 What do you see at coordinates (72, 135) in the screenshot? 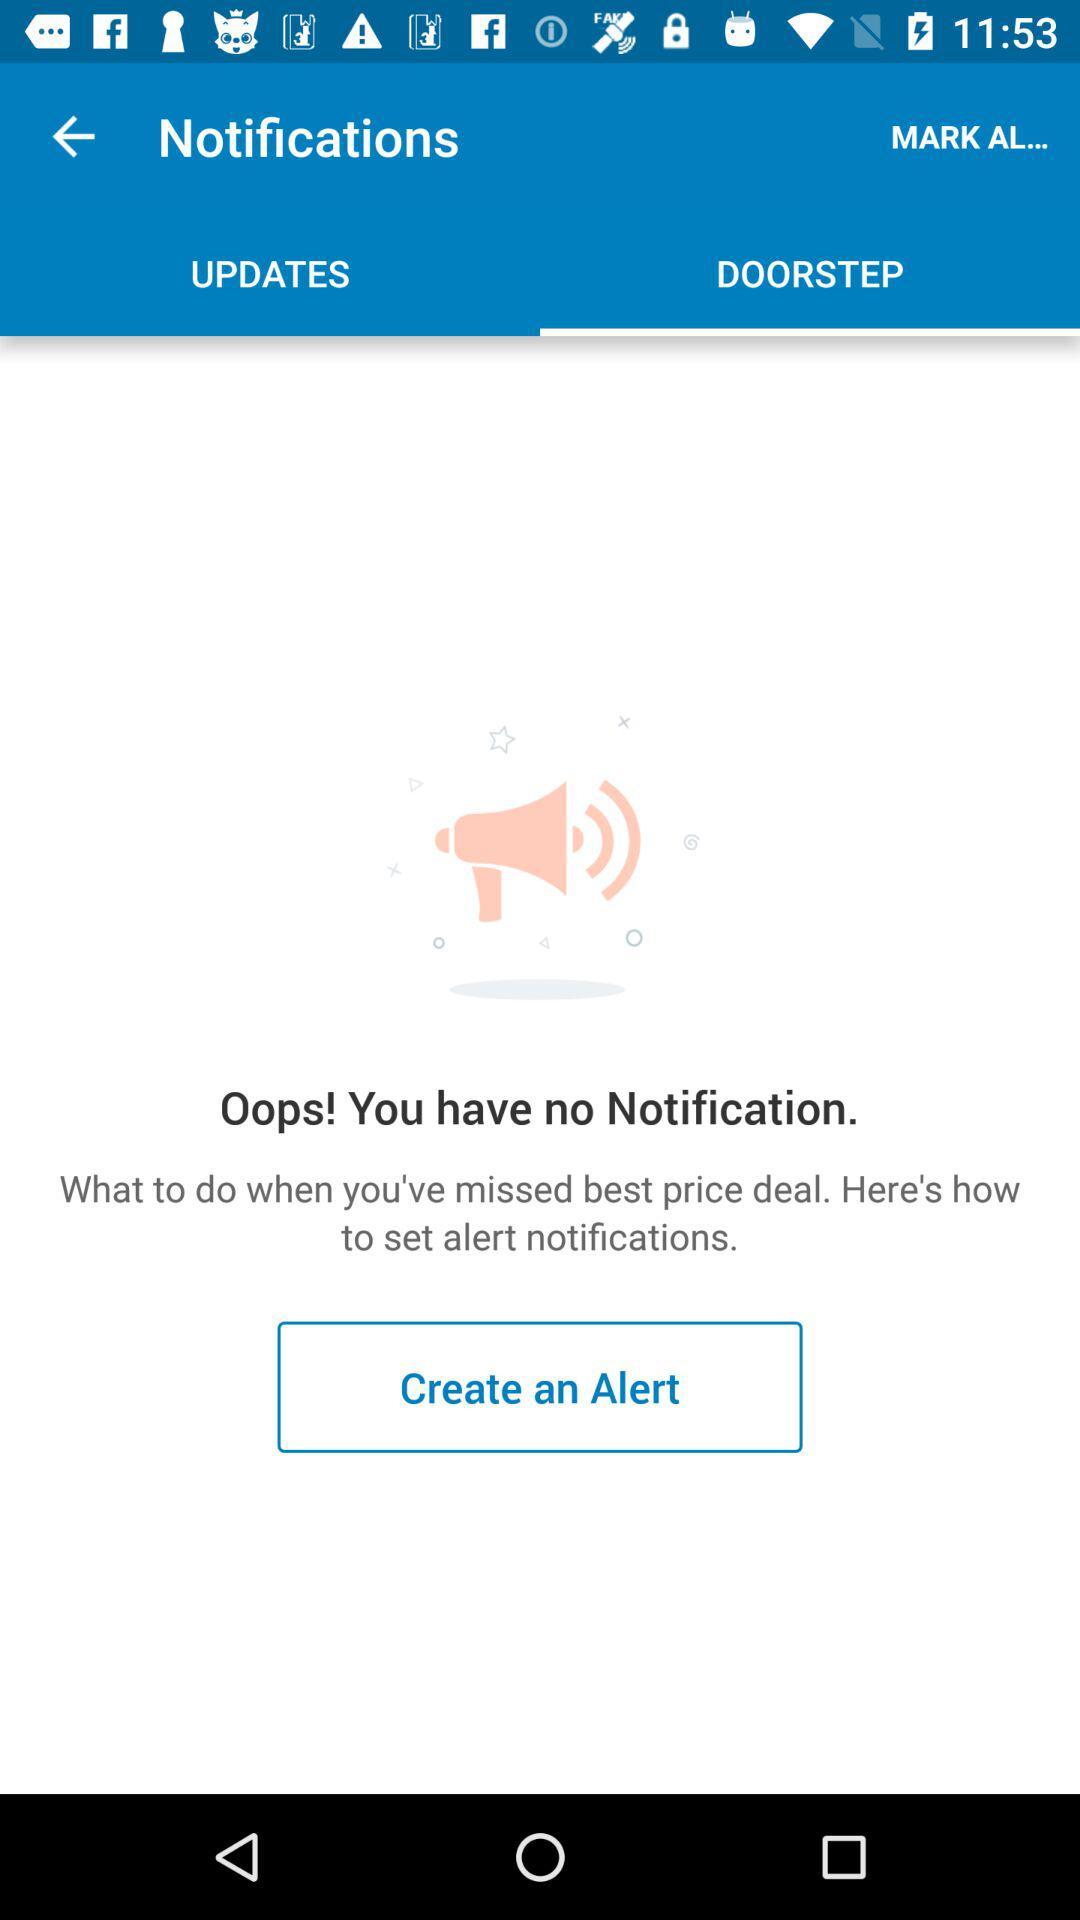
I see `the icon above the updates icon` at bounding box center [72, 135].